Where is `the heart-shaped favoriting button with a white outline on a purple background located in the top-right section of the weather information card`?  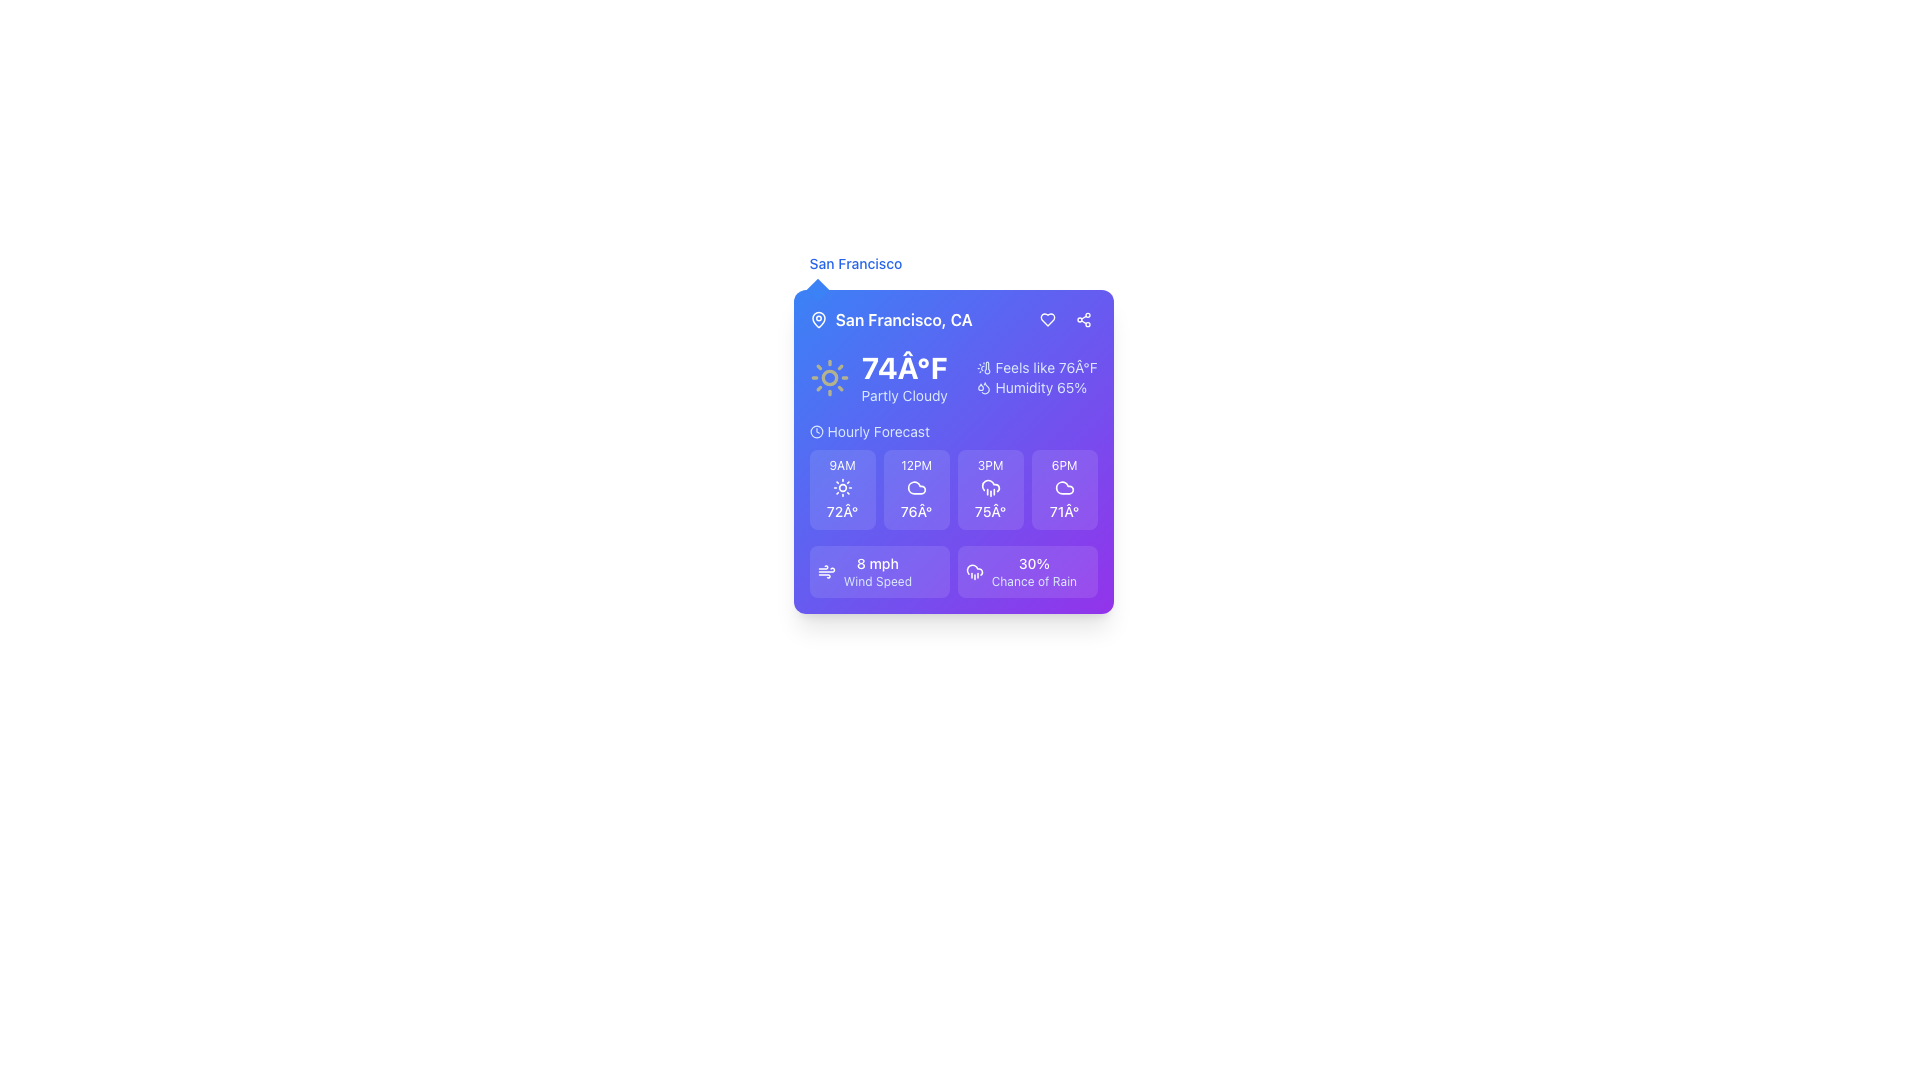 the heart-shaped favoriting button with a white outline on a purple background located in the top-right section of the weather information card is located at coordinates (1046, 319).